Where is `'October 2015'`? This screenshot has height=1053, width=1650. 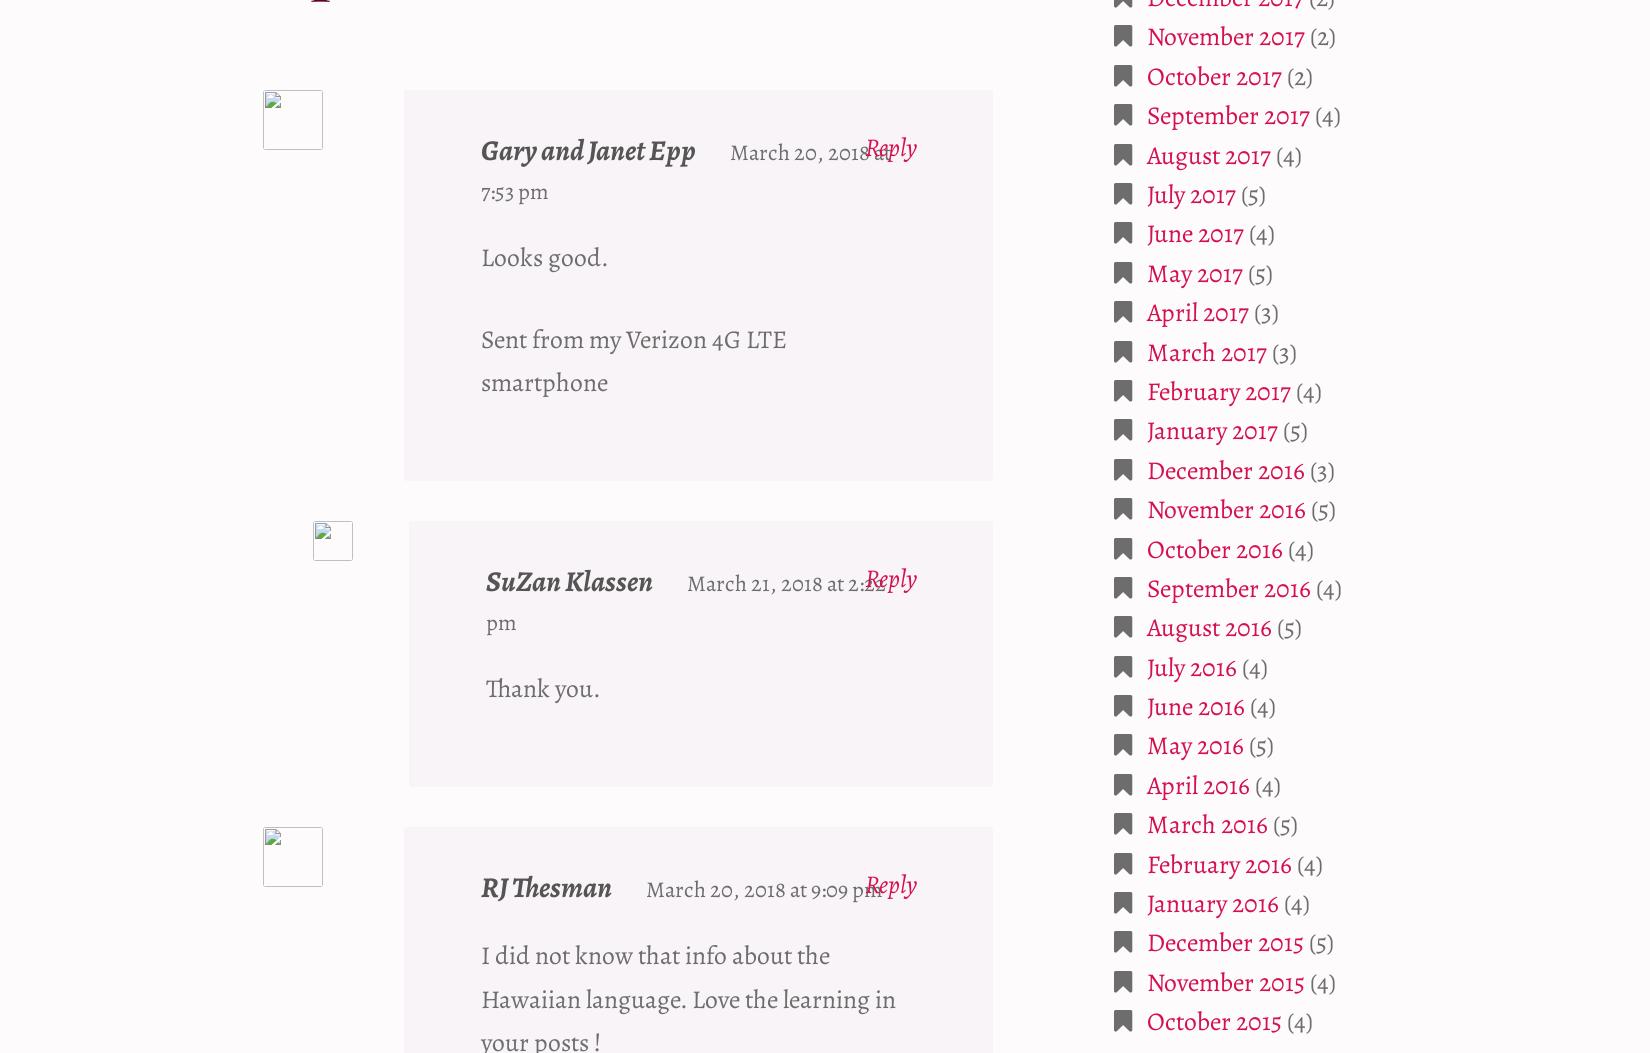
'October 2015' is located at coordinates (1214, 1020).